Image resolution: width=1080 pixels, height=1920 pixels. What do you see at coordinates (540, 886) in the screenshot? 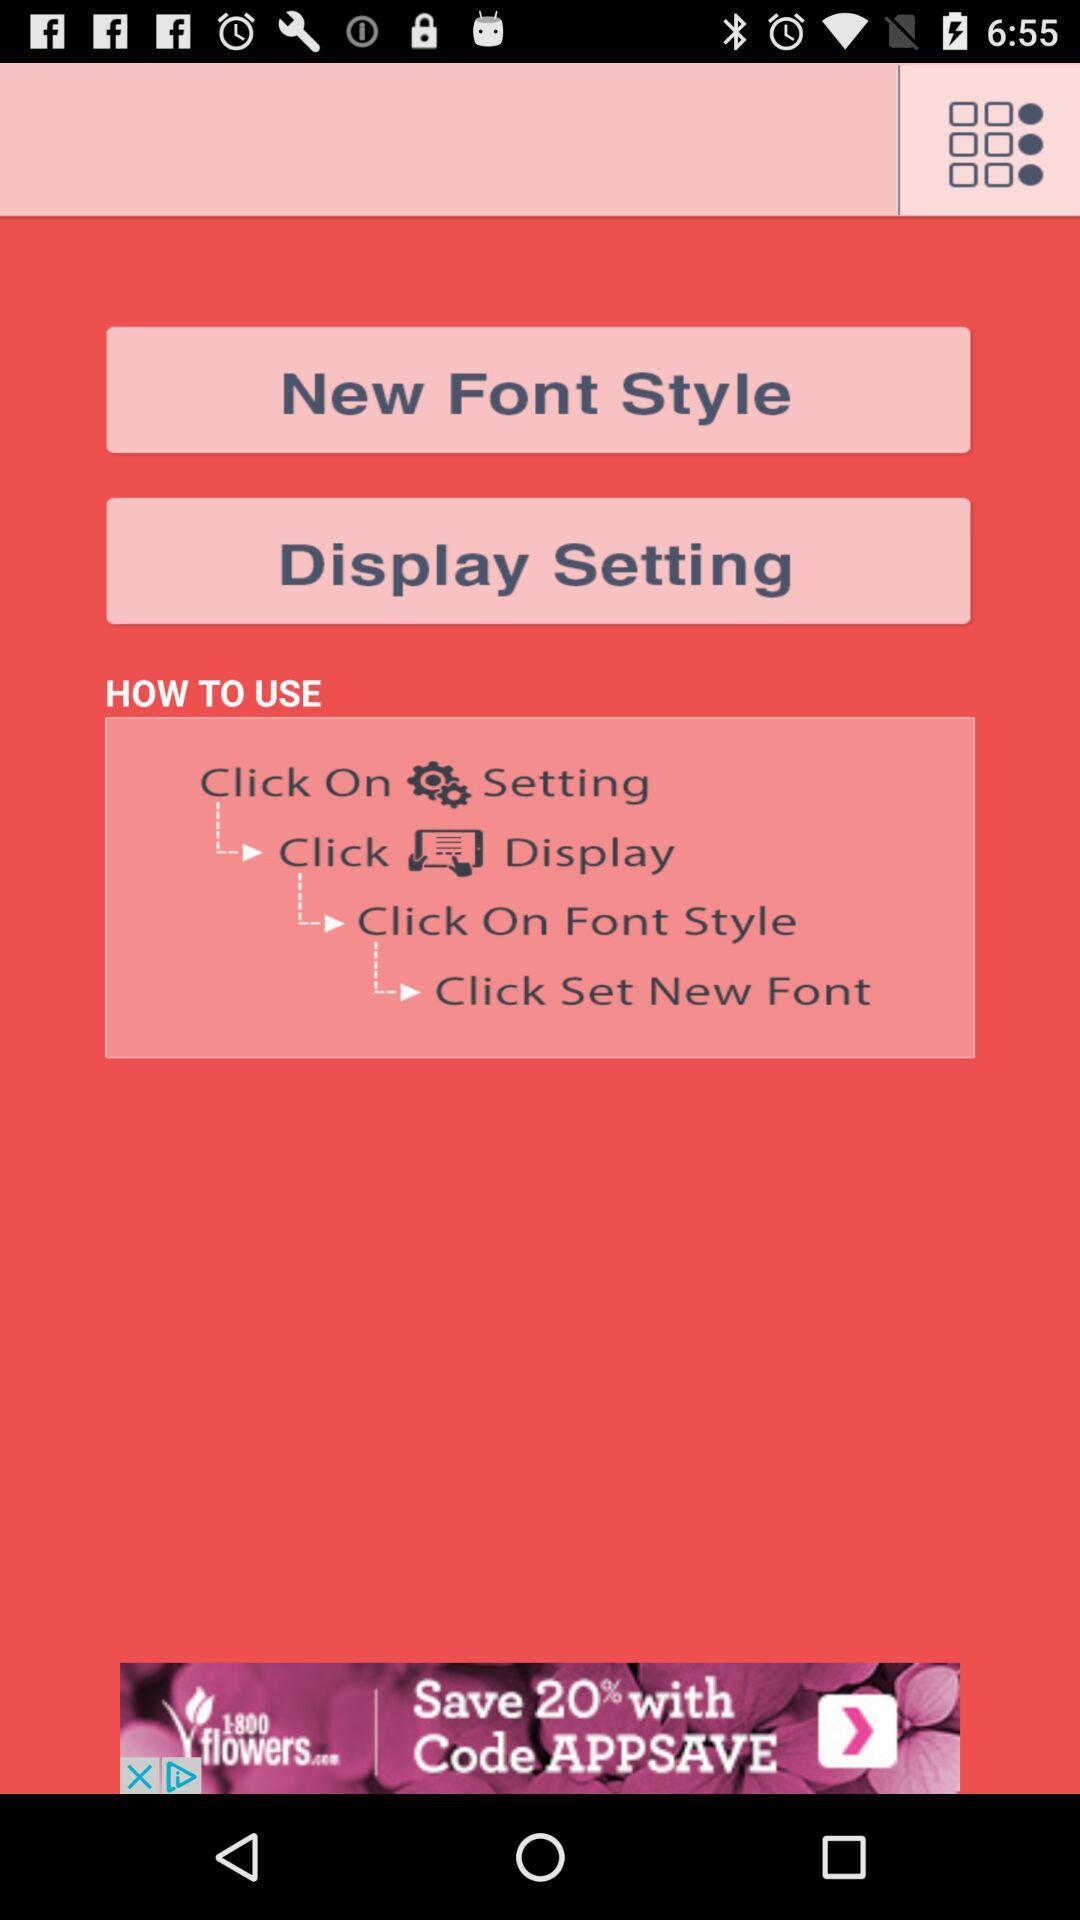
I see `expand the tutorial` at bounding box center [540, 886].